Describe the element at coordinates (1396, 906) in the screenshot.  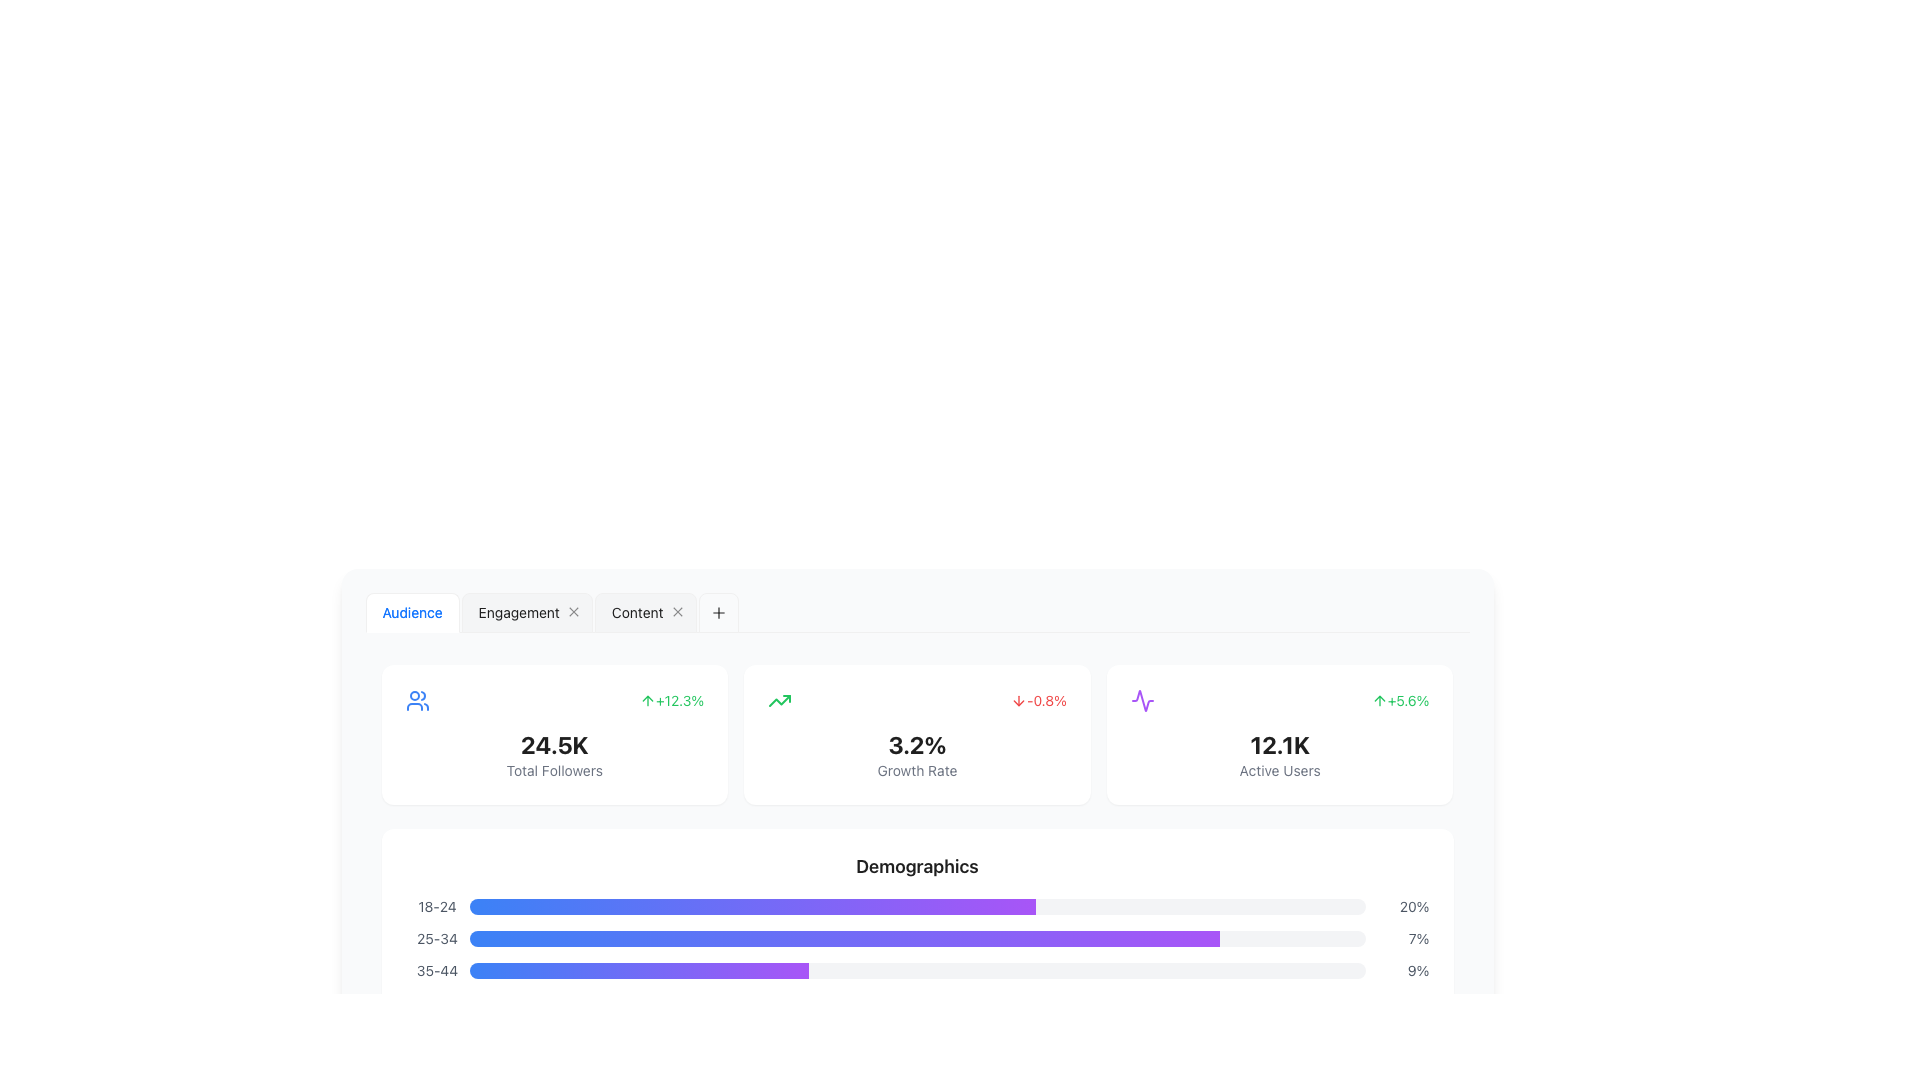
I see `the static text displaying '20%' which is aligned to the right within the 'Demographics' section, next to the '18-24' label` at that location.